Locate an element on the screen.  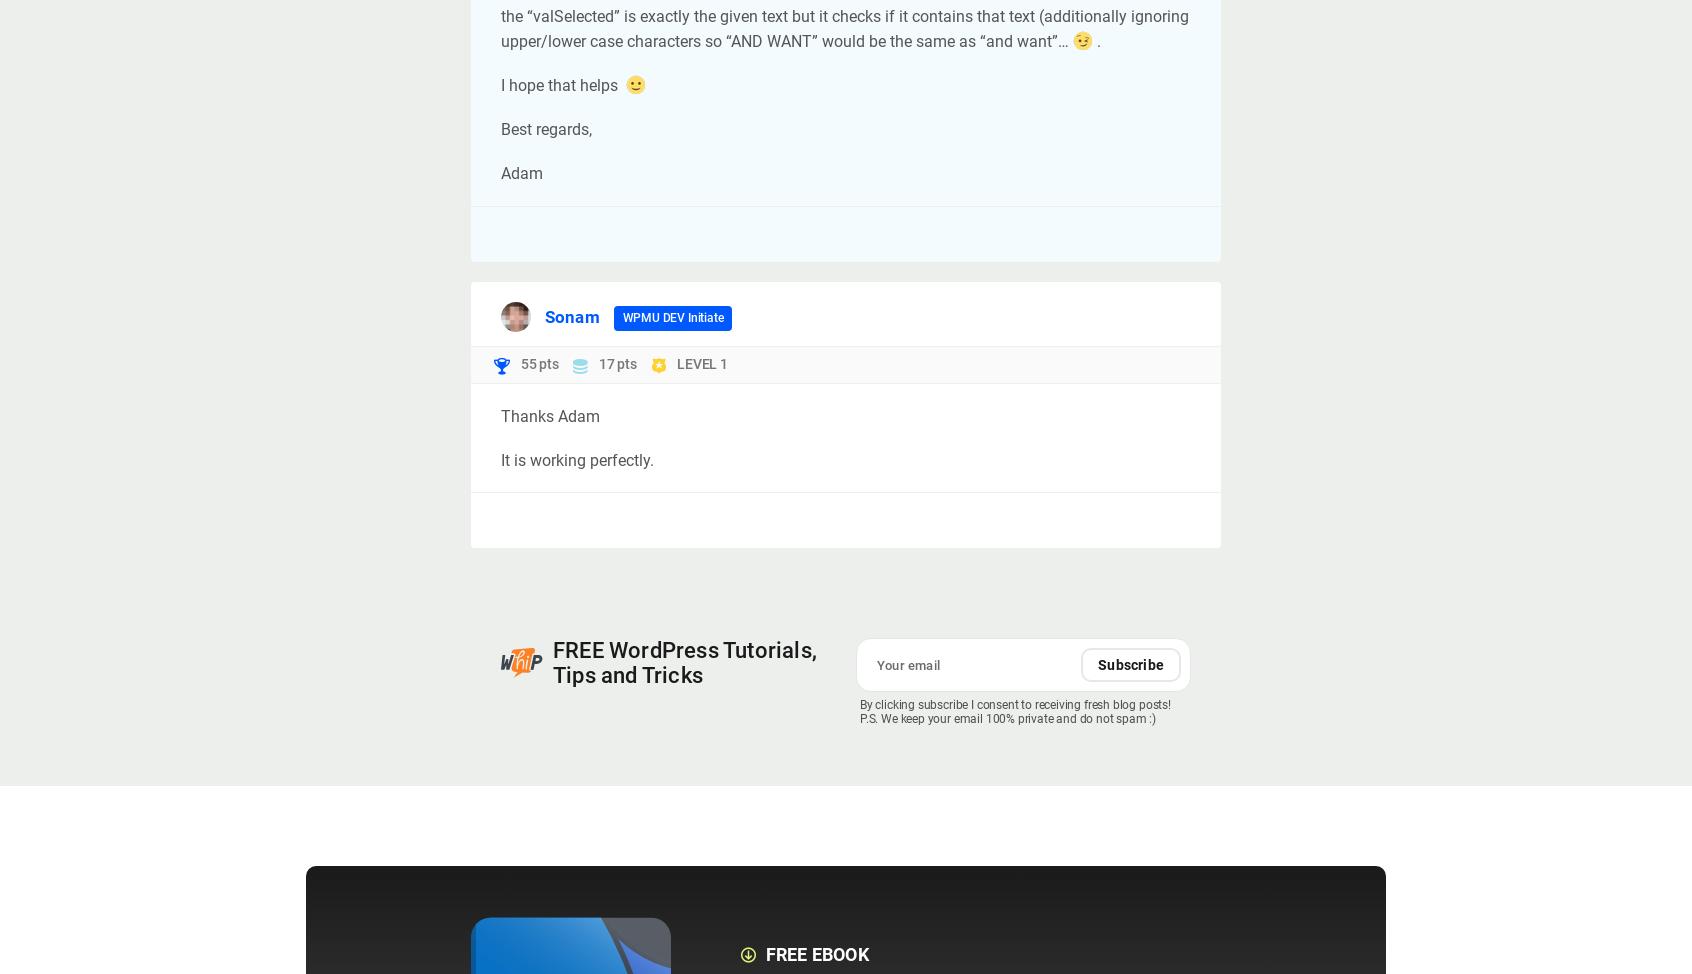
'1' is located at coordinates (718, 363).